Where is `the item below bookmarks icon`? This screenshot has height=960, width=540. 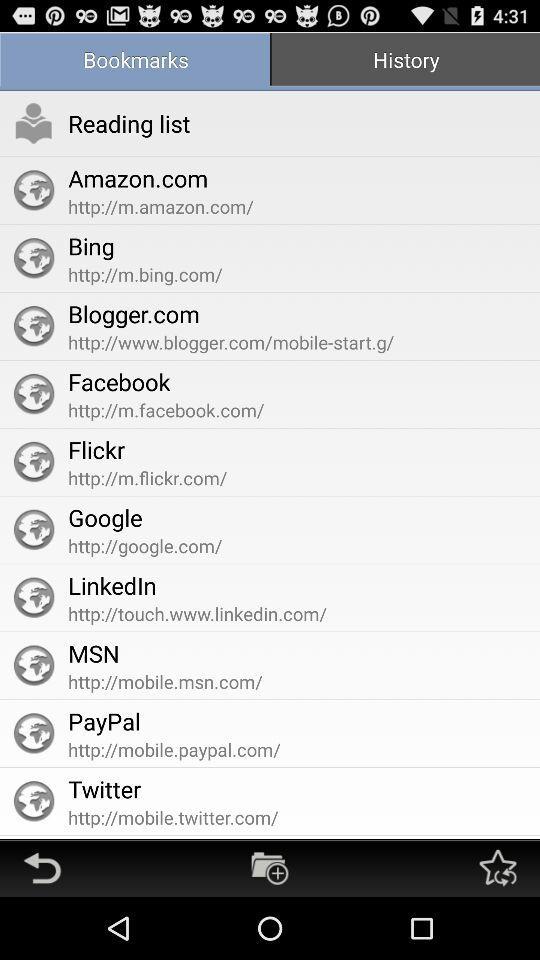
the item below bookmarks icon is located at coordinates (129, 122).